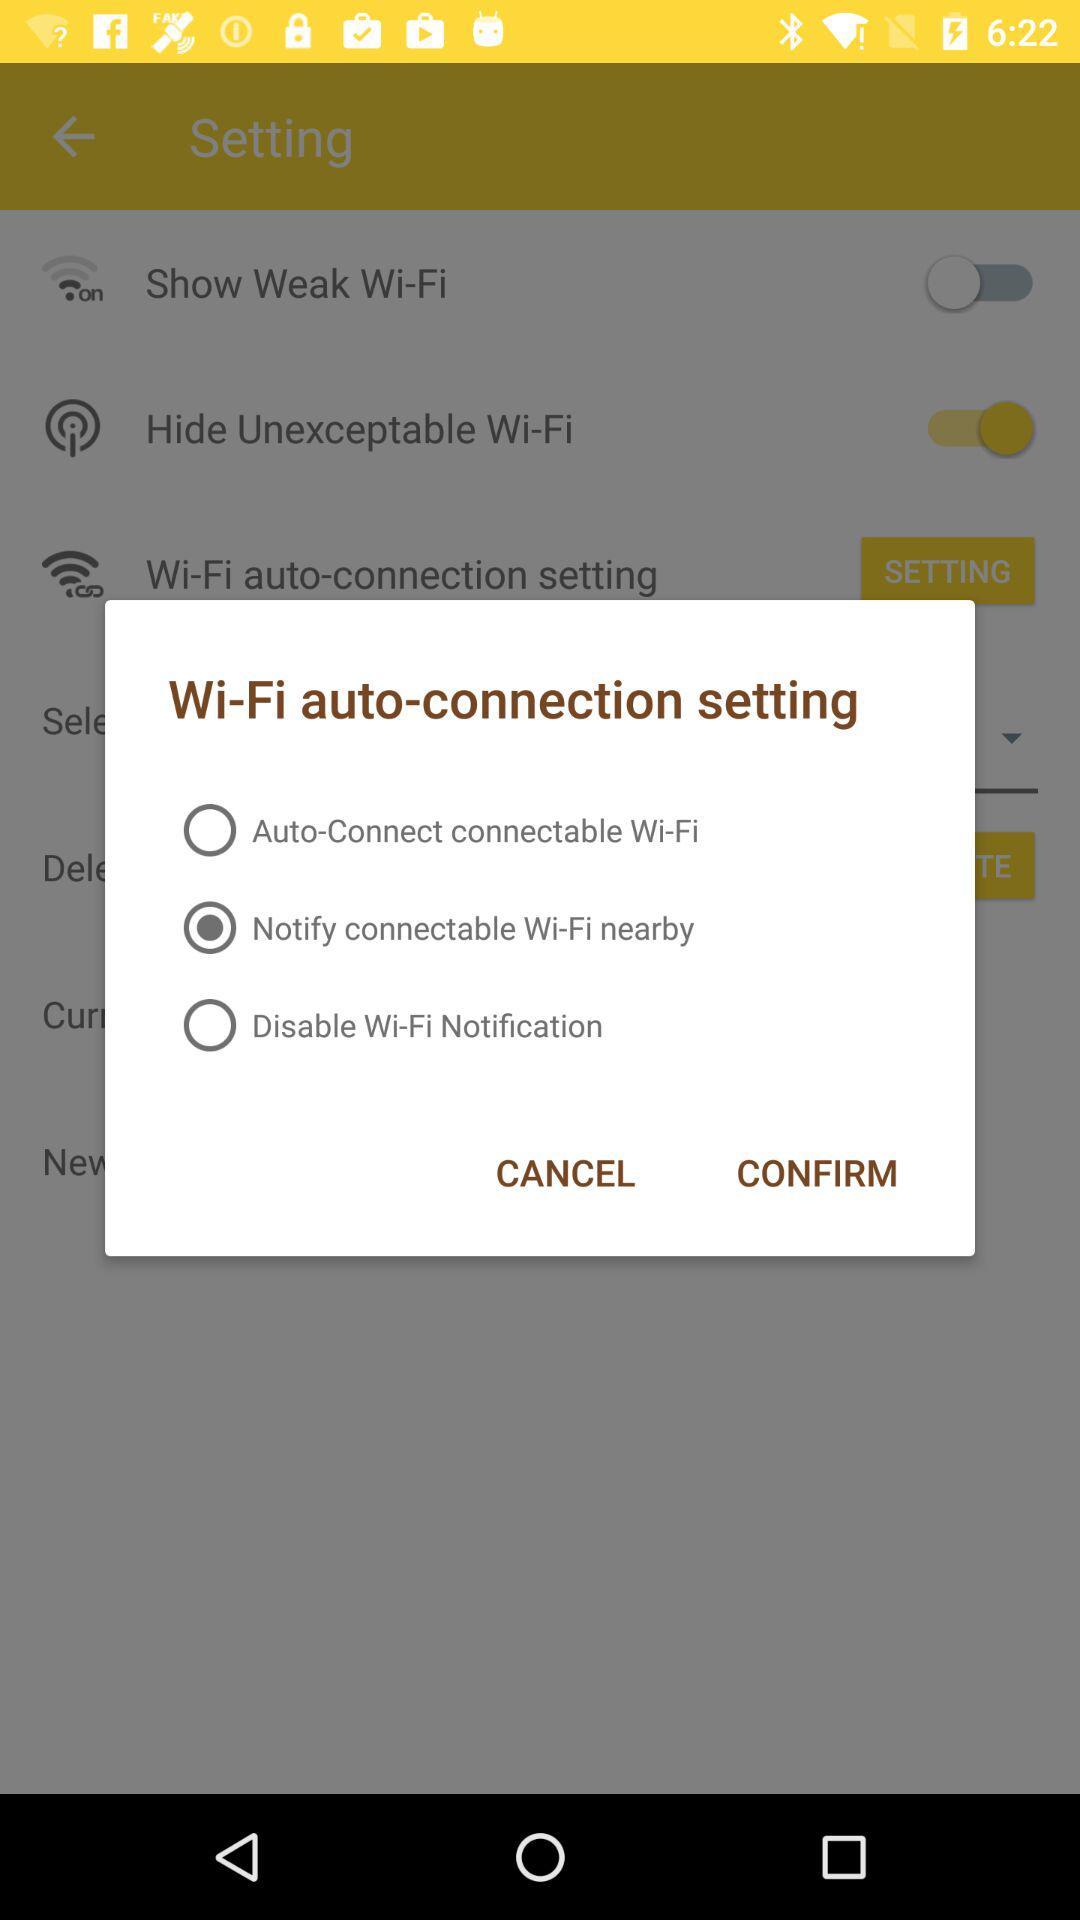  What do you see at coordinates (817, 1172) in the screenshot?
I see `item on the right` at bounding box center [817, 1172].